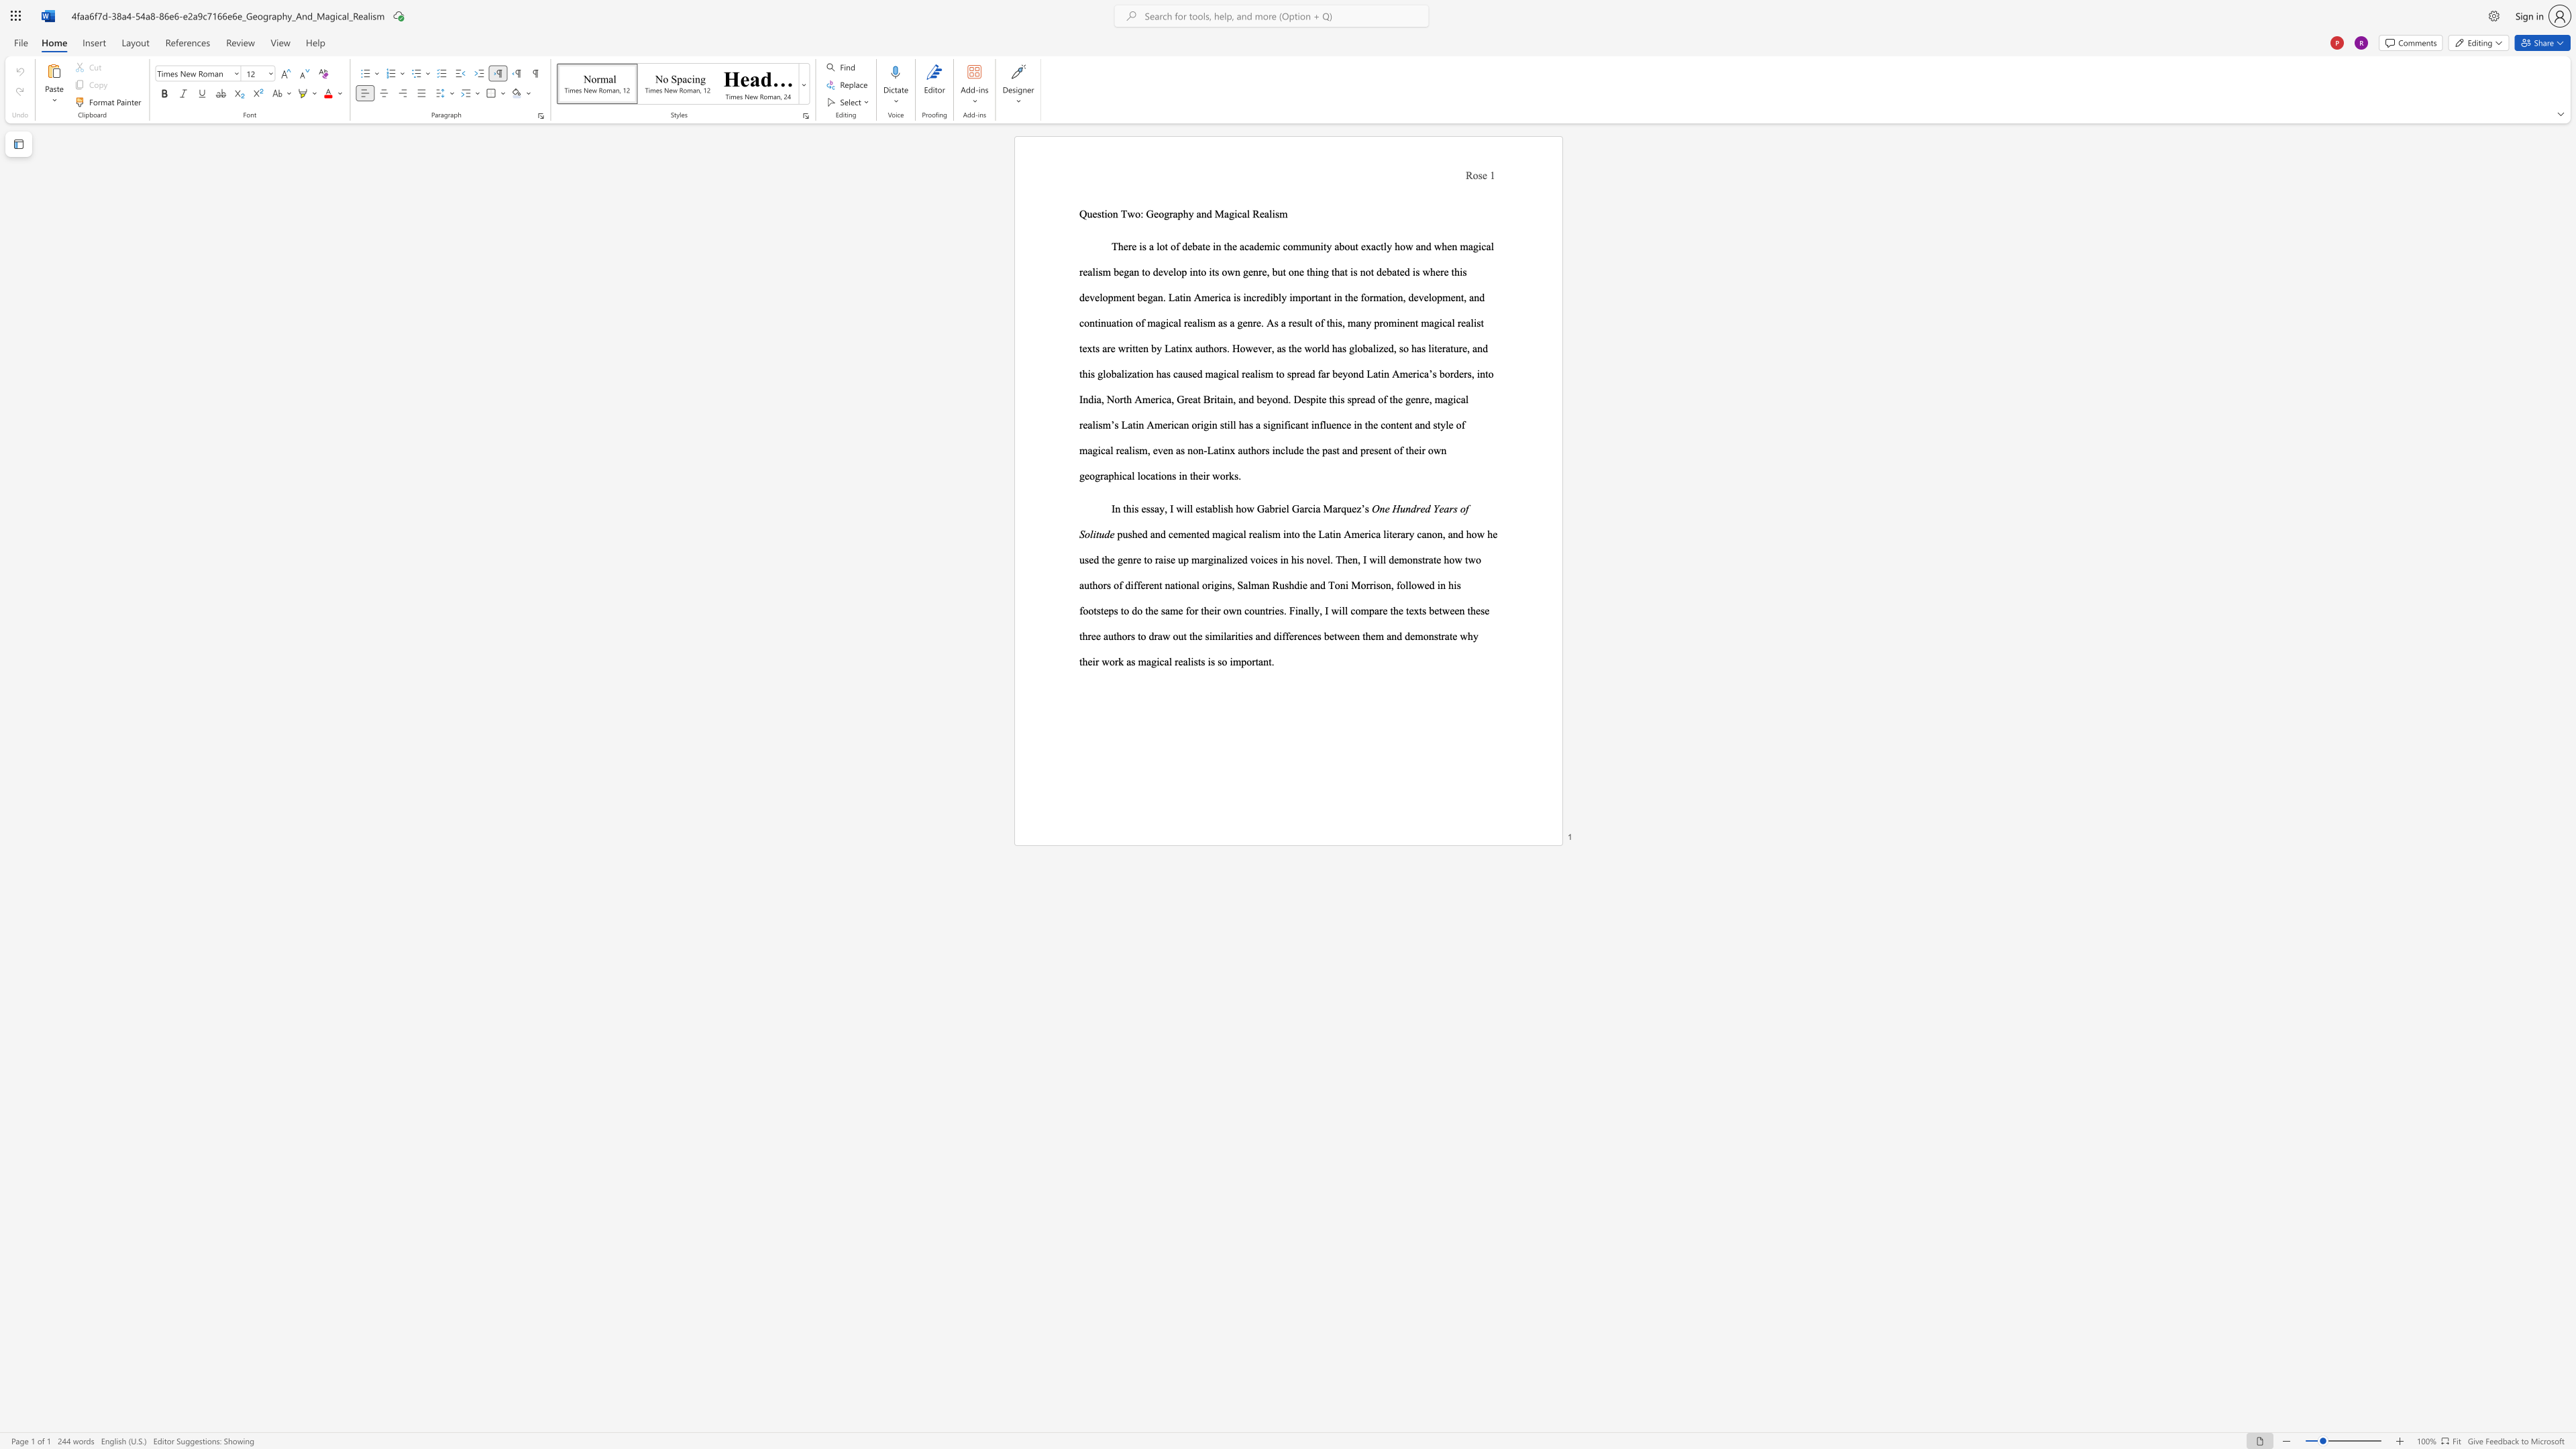  I want to click on the subset text "ud" within the text "One Hundred Years of Solitude", so click(1099, 534).